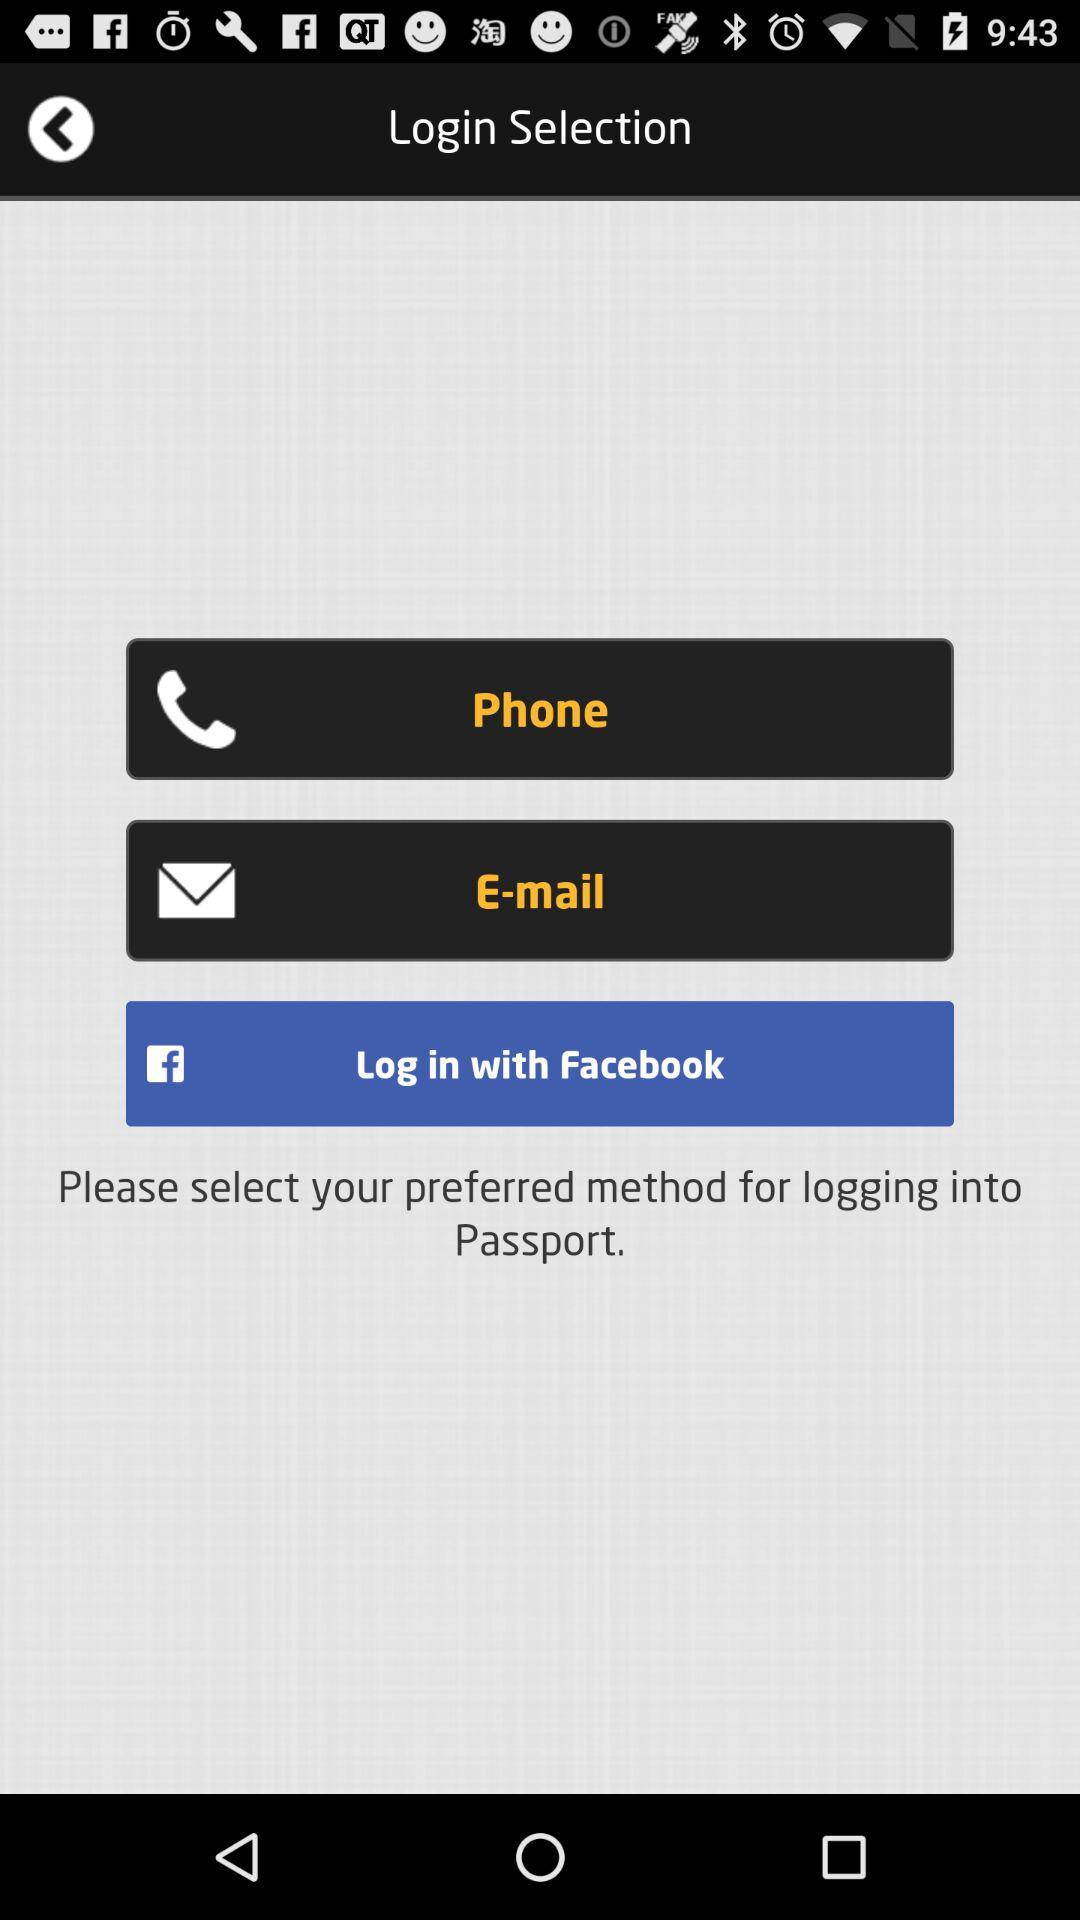  Describe the element at coordinates (540, 1062) in the screenshot. I see `the log in with item` at that location.